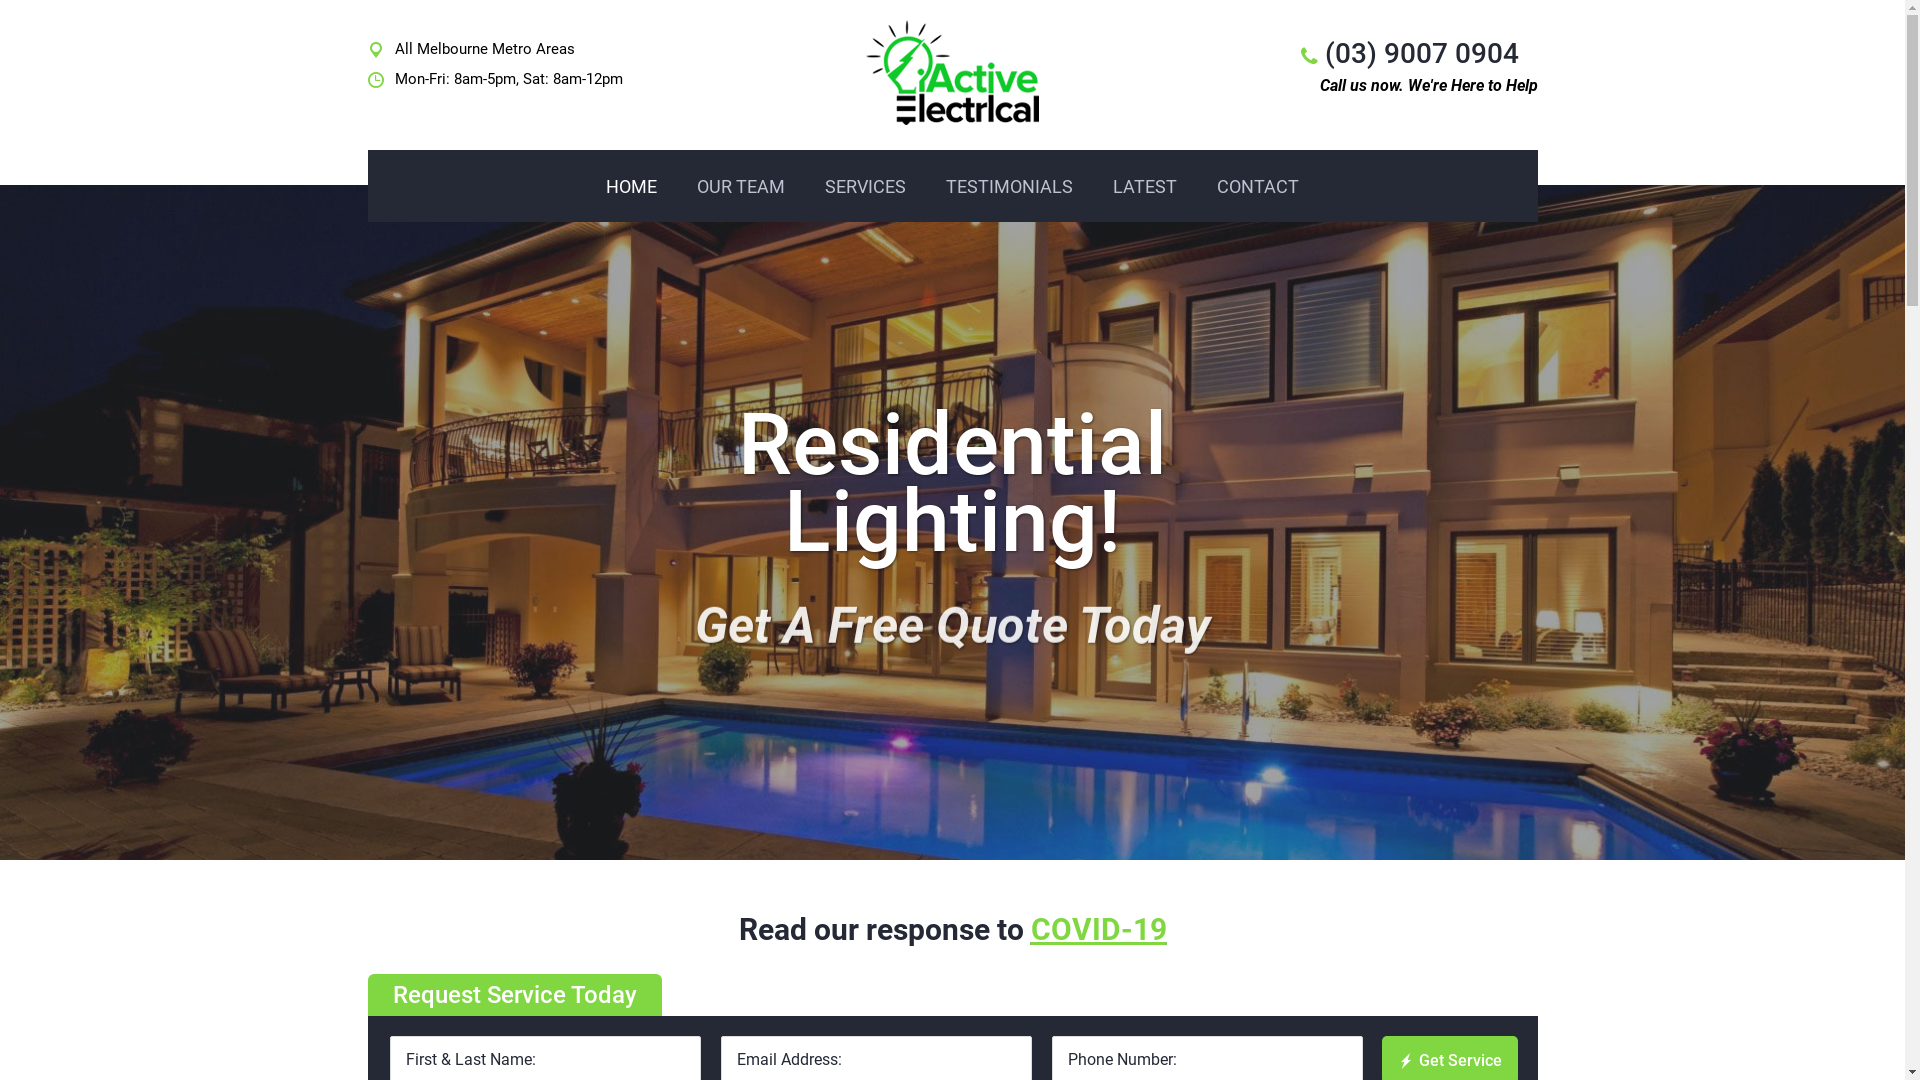 This screenshot has width=1920, height=1080. What do you see at coordinates (865, 186) in the screenshot?
I see `'SERVICES'` at bounding box center [865, 186].